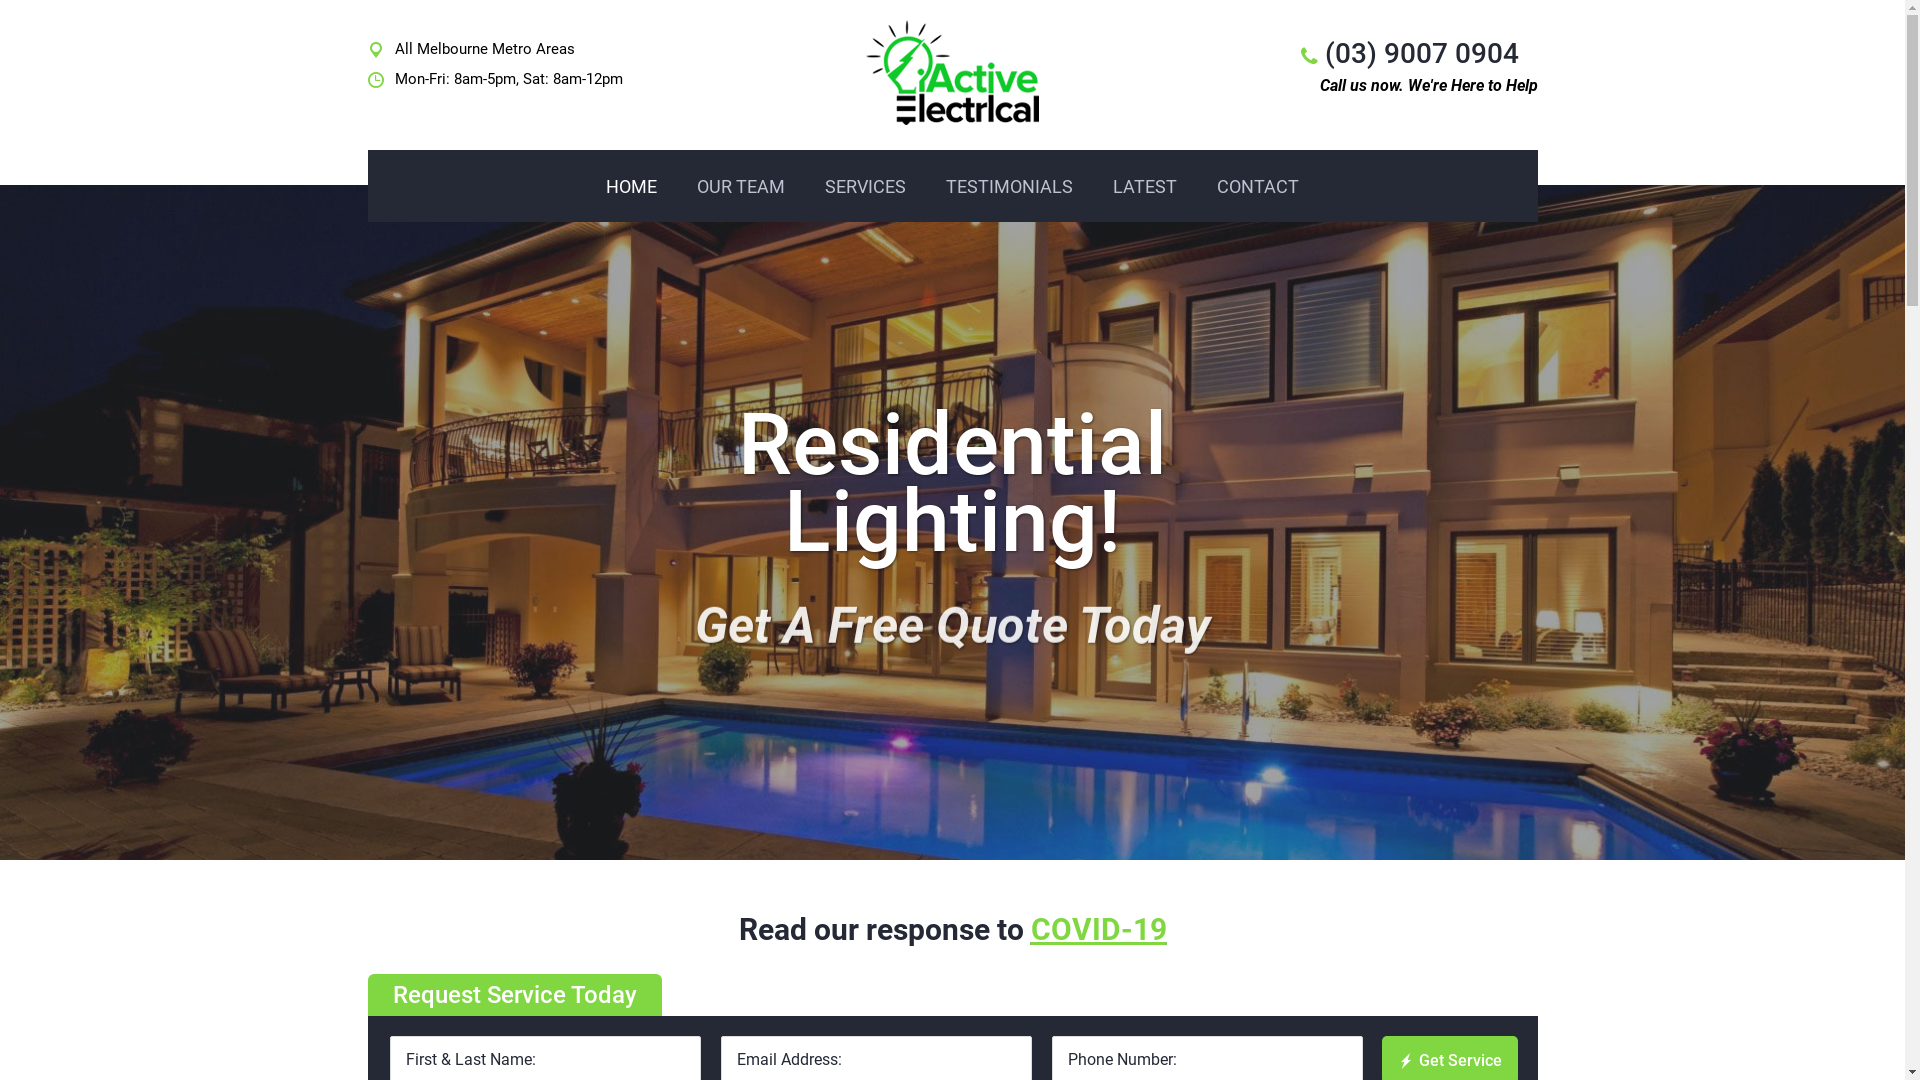 This screenshot has width=1920, height=1080. What do you see at coordinates (865, 186) in the screenshot?
I see `'SERVICES'` at bounding box center [865, 186].